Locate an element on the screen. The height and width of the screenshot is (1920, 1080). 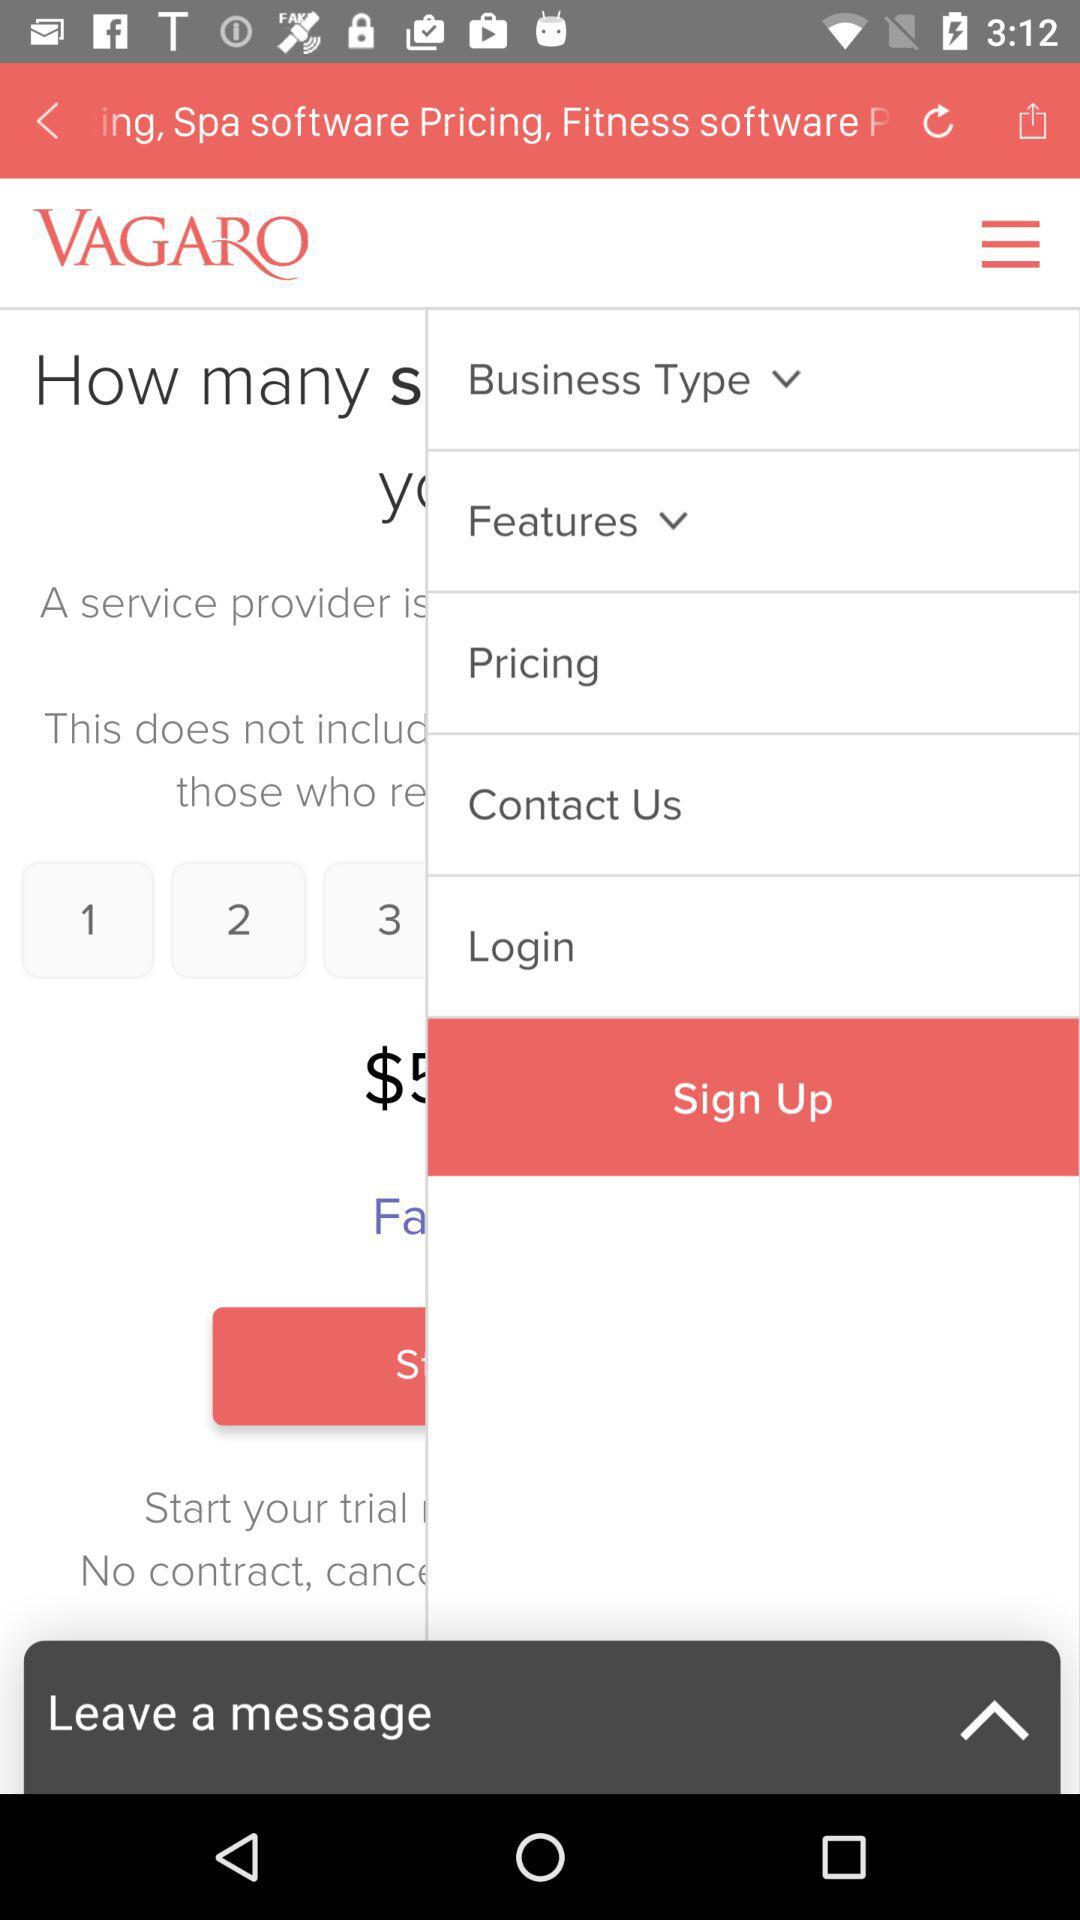
the refresh icon is located at coordinates (938, 119).